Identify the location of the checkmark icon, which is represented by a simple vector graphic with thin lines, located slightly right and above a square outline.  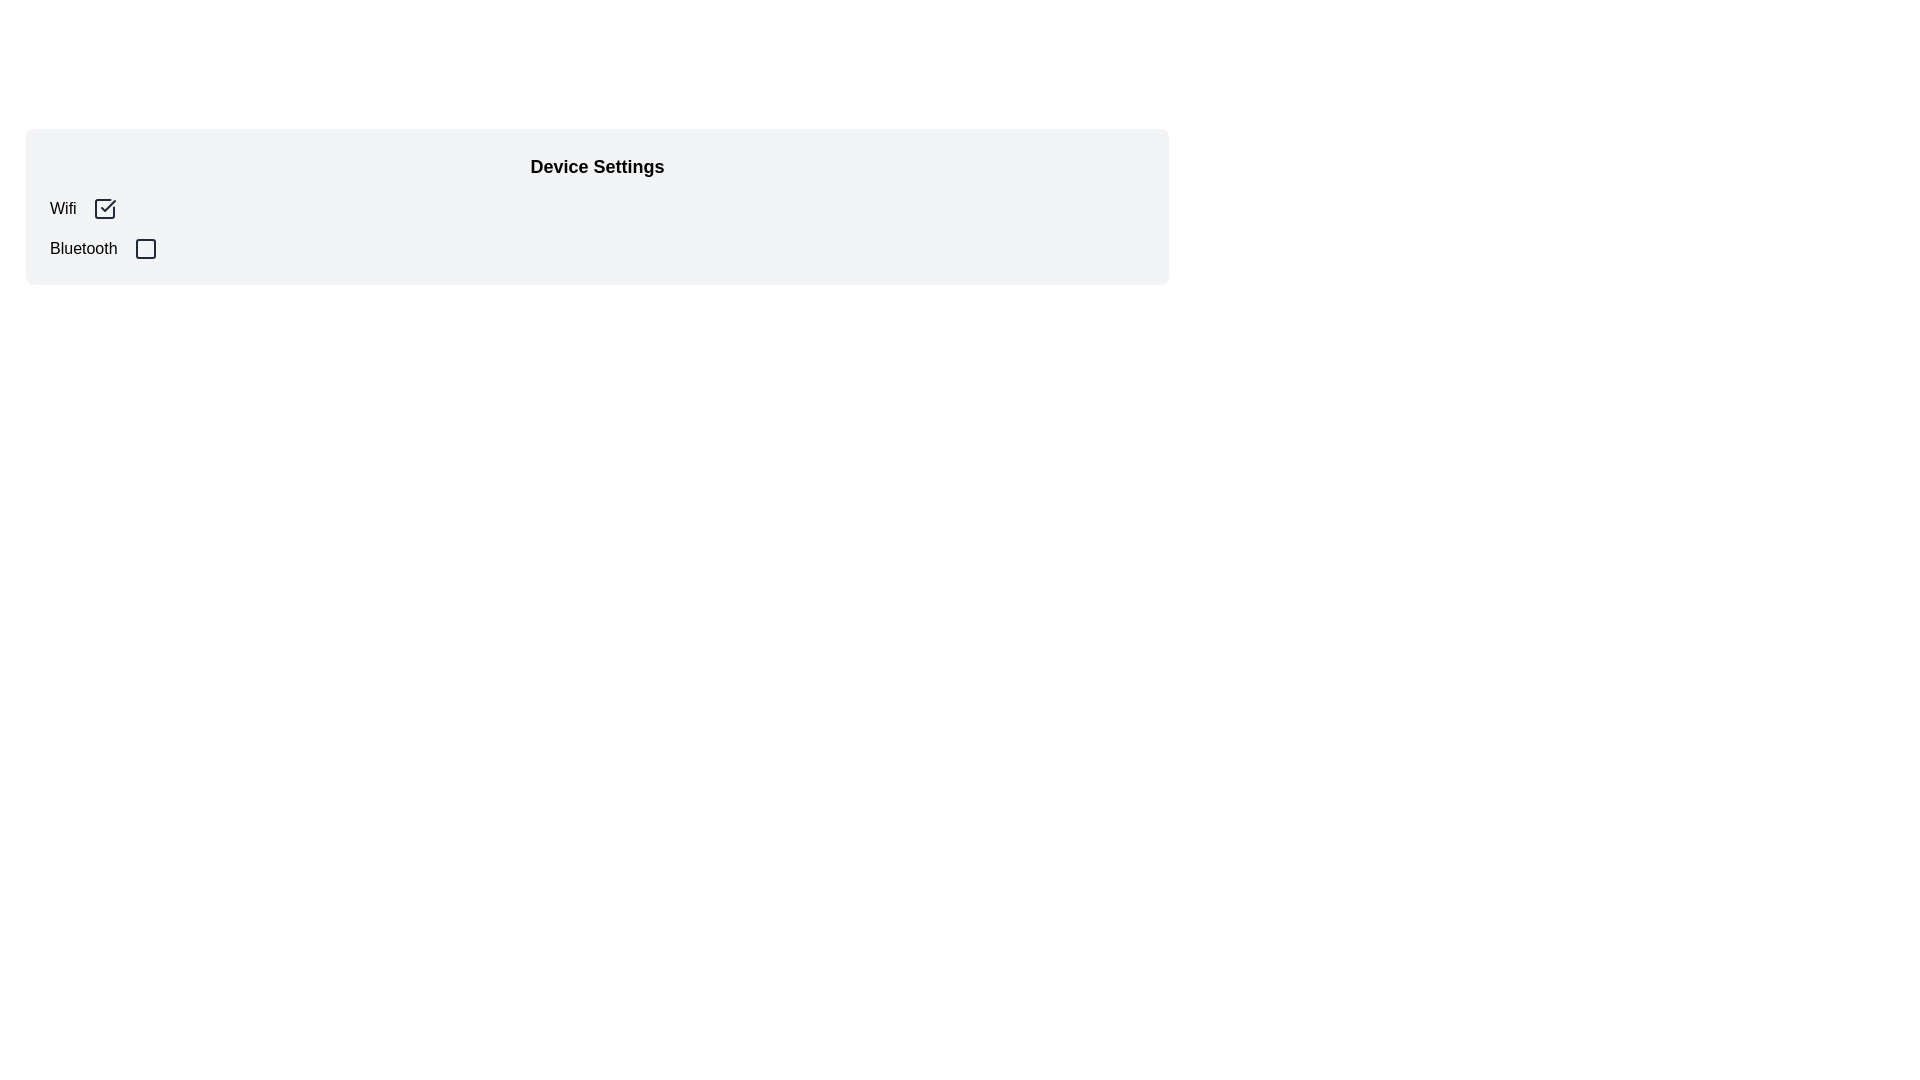
(107, 205).